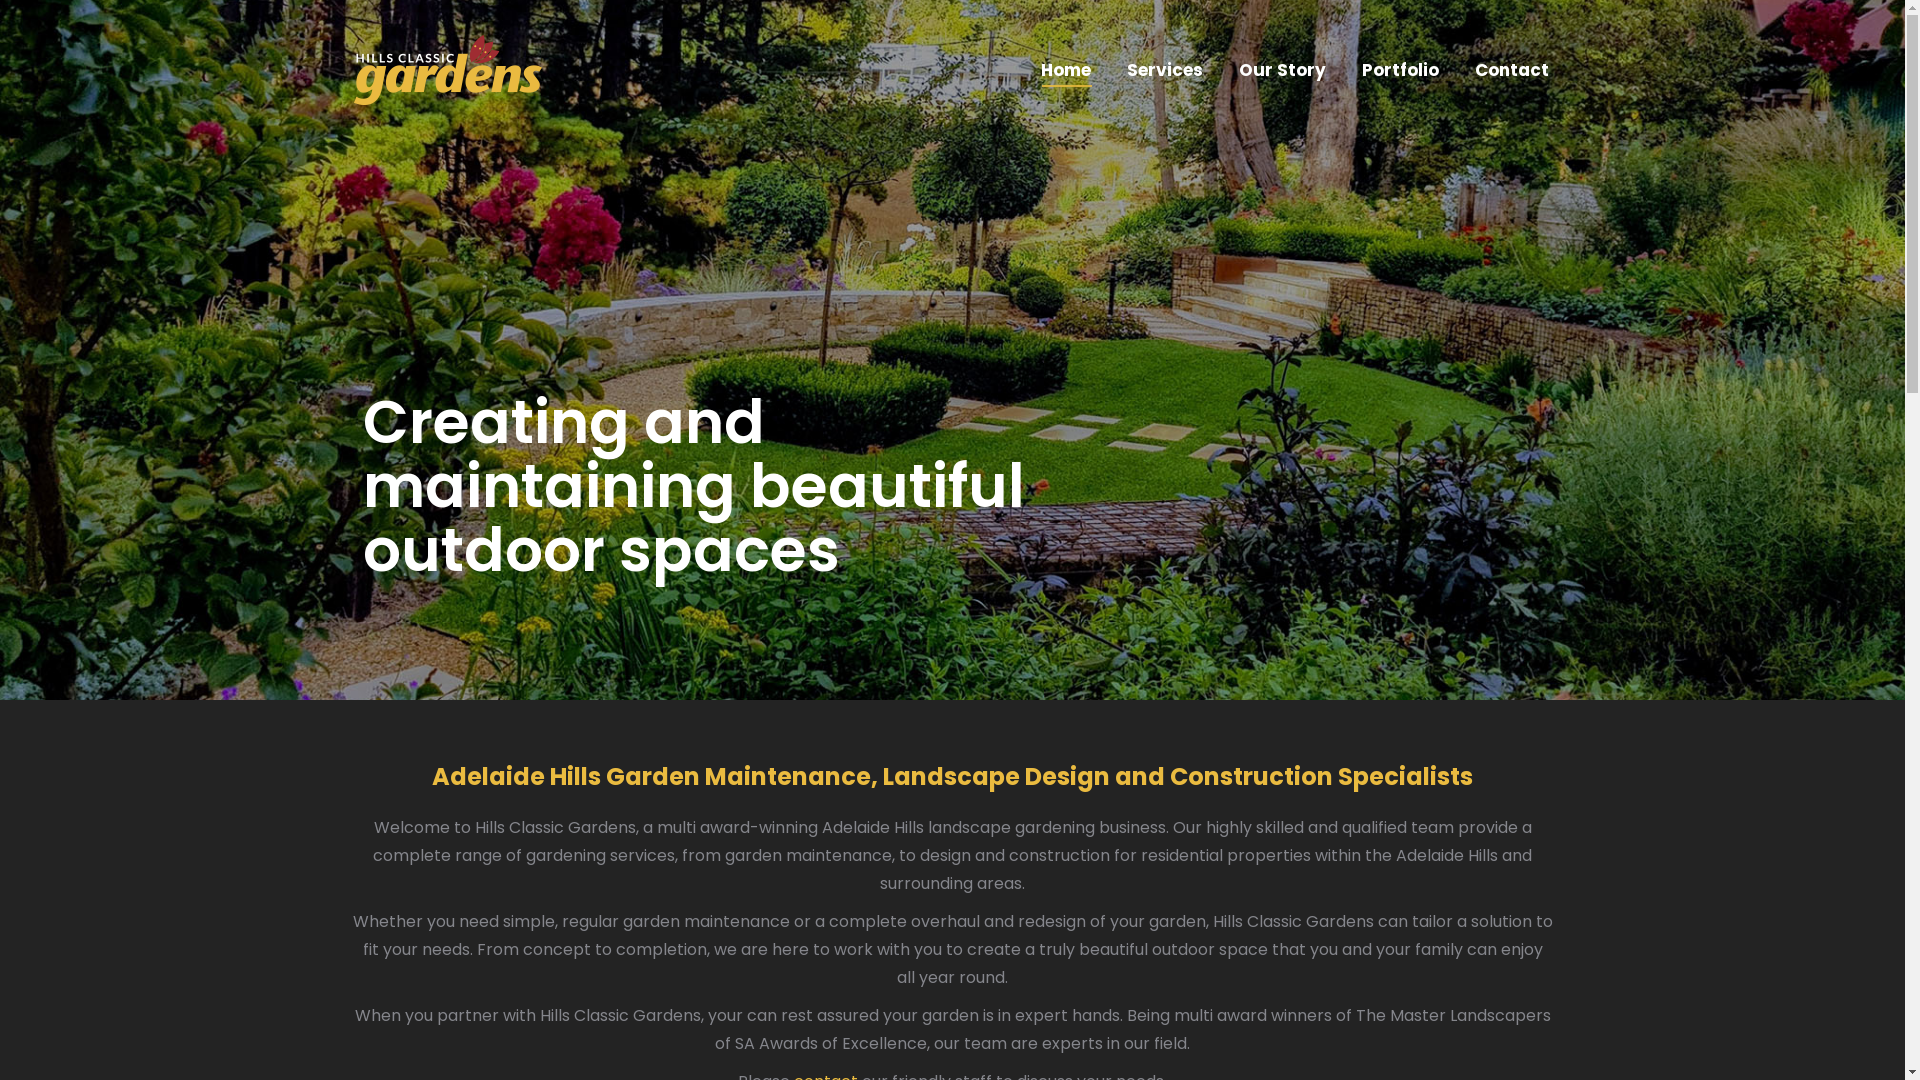 This screenshot has height=1080, width=1920. Describe the element at coordinates (1511, 69) in the screenshot. I see `'Contact'` at that location.